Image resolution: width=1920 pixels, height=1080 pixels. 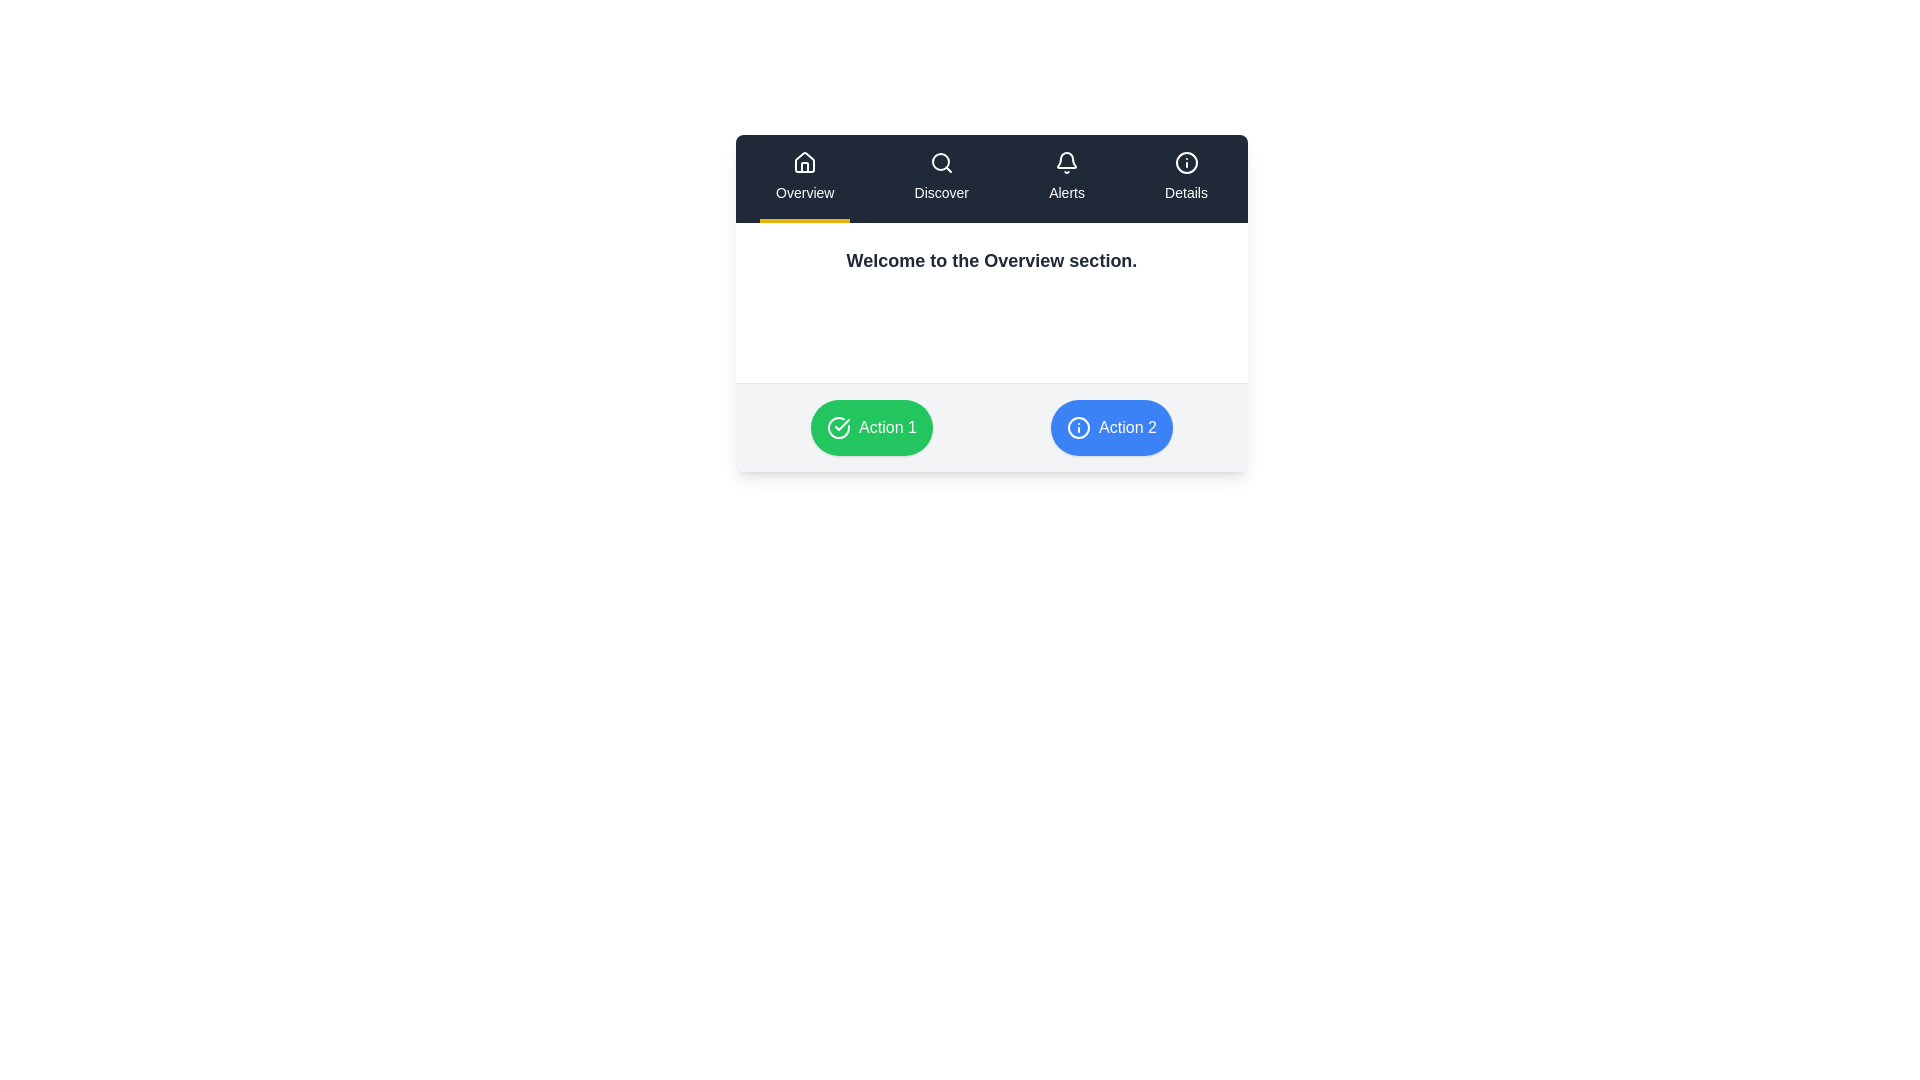 I want to click on the rounded rectangular button with a blue background and white text reading 'Action 2', so click(x=1111, y=427).